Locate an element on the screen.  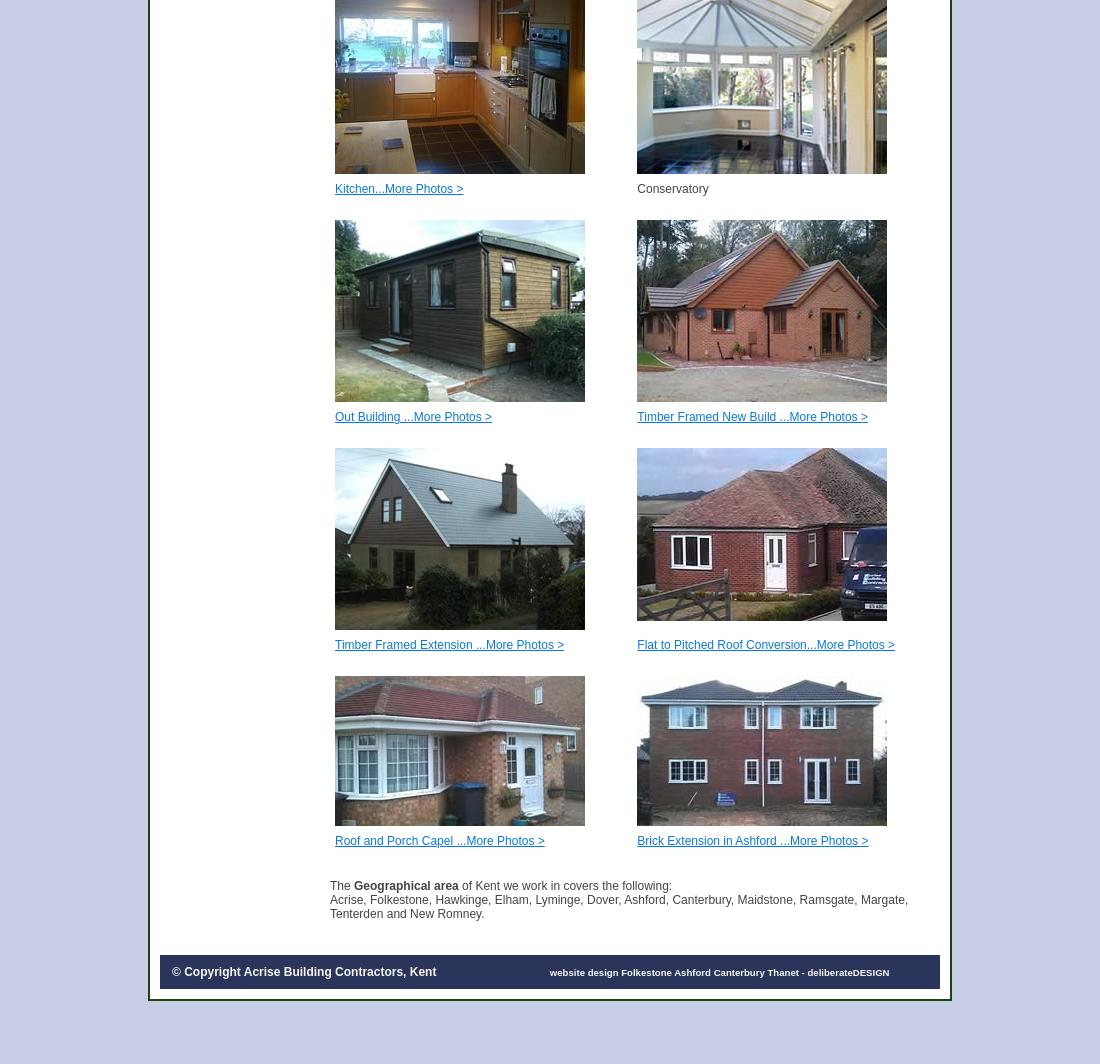
'Roof and Porch Capel ...More Photos >' is located at coordinates (438, 840).